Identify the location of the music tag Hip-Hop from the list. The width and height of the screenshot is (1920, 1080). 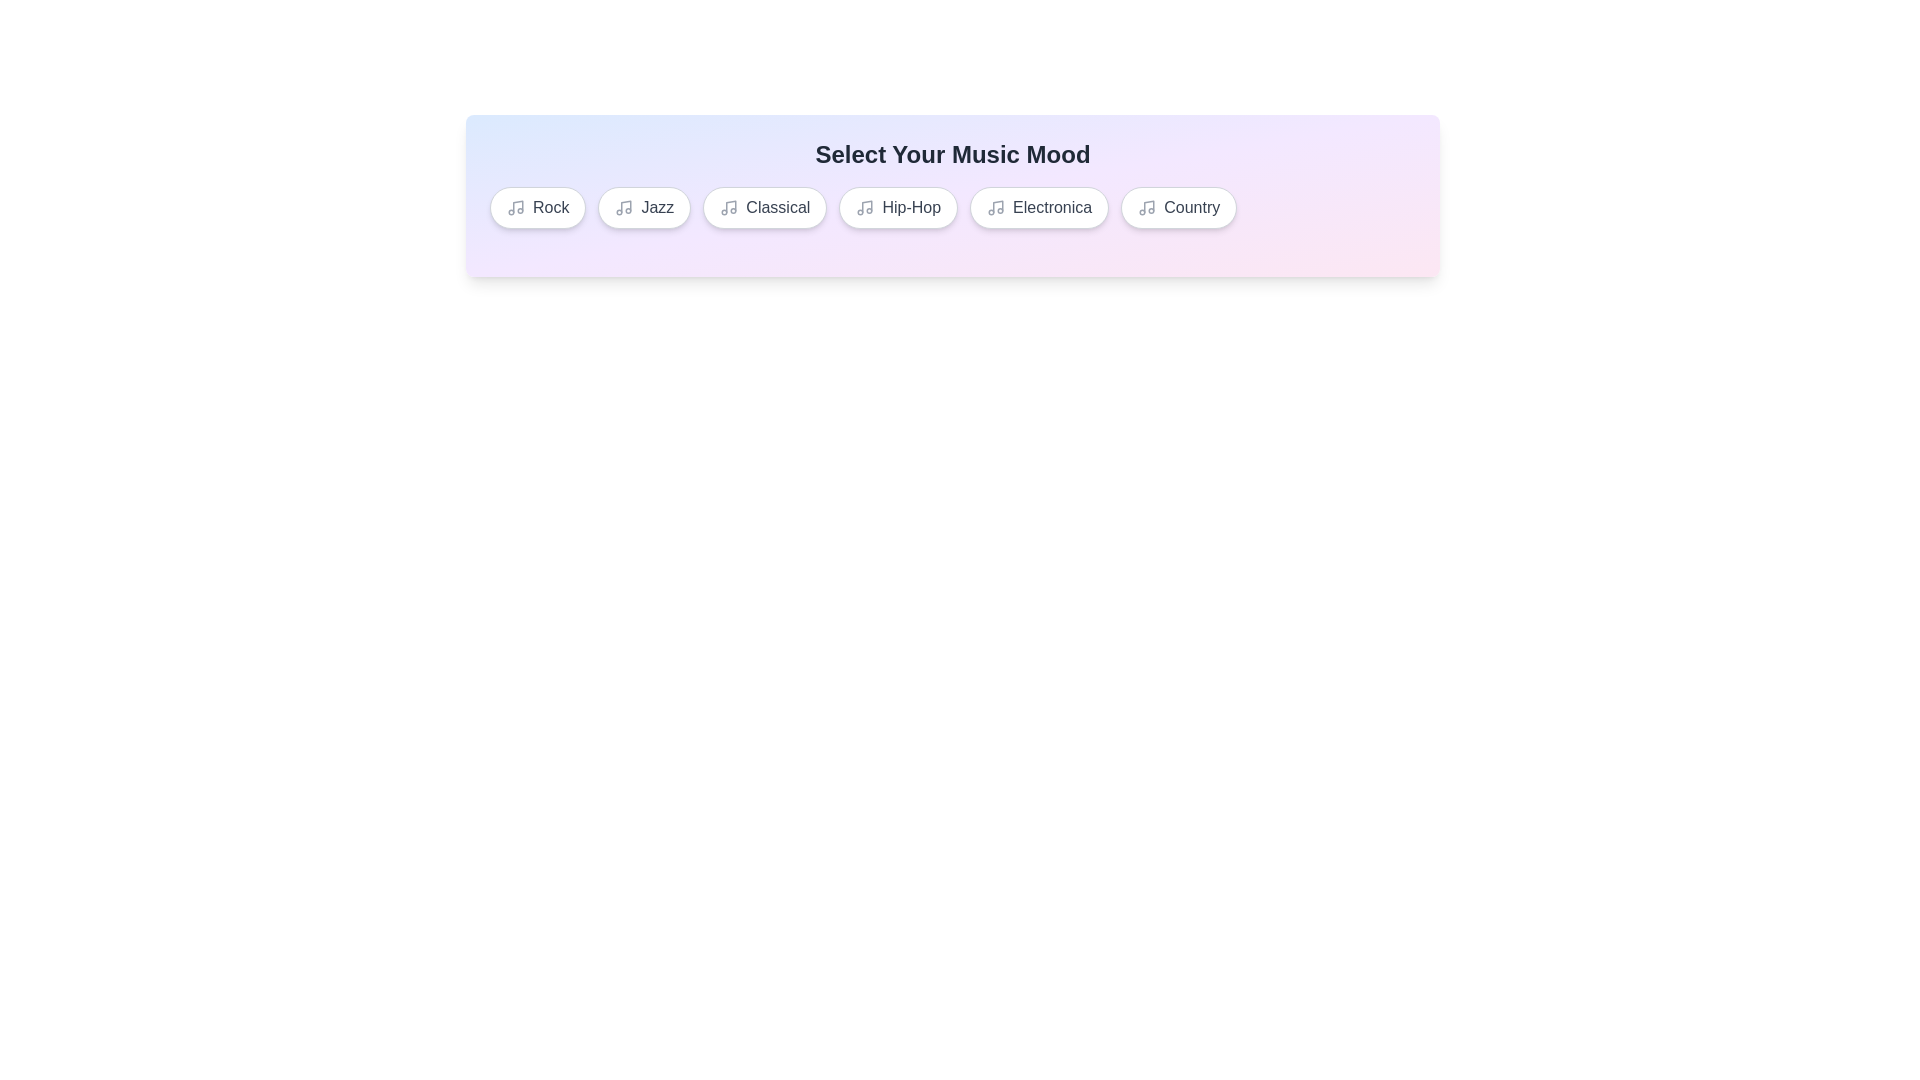
(896, 208).